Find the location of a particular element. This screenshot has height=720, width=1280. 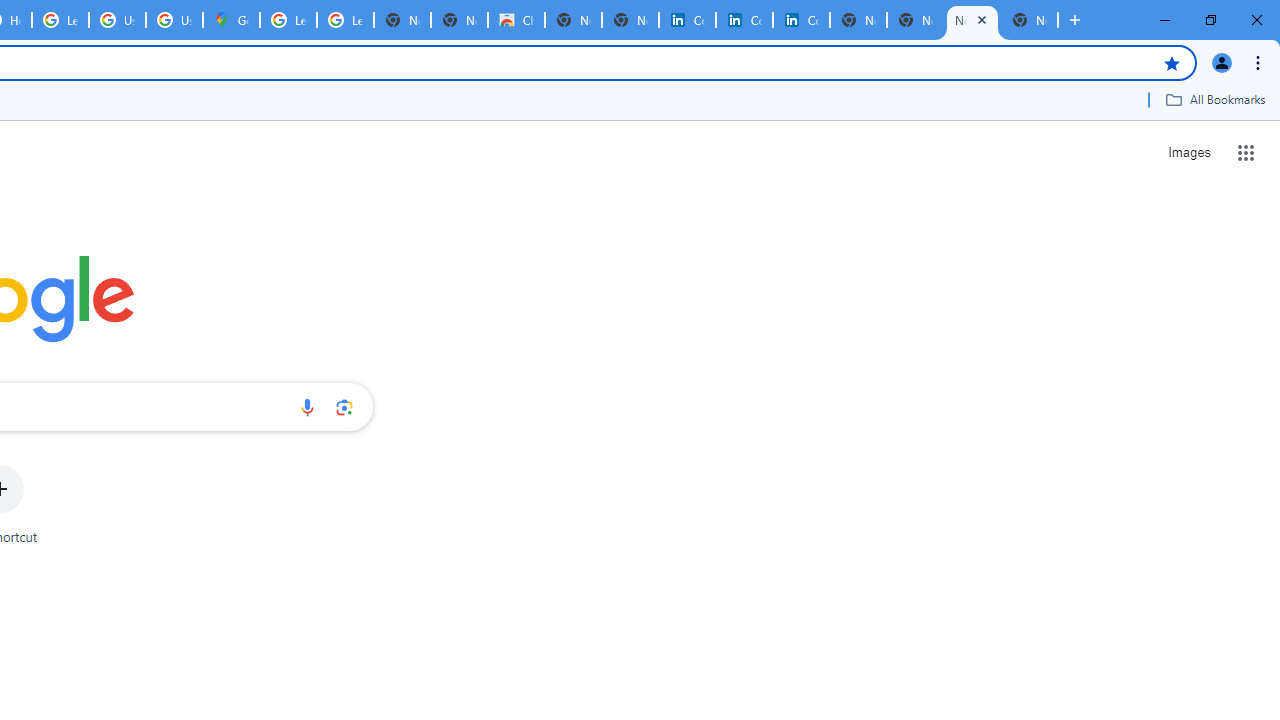

'You' is located at coordinates (1220, 61).